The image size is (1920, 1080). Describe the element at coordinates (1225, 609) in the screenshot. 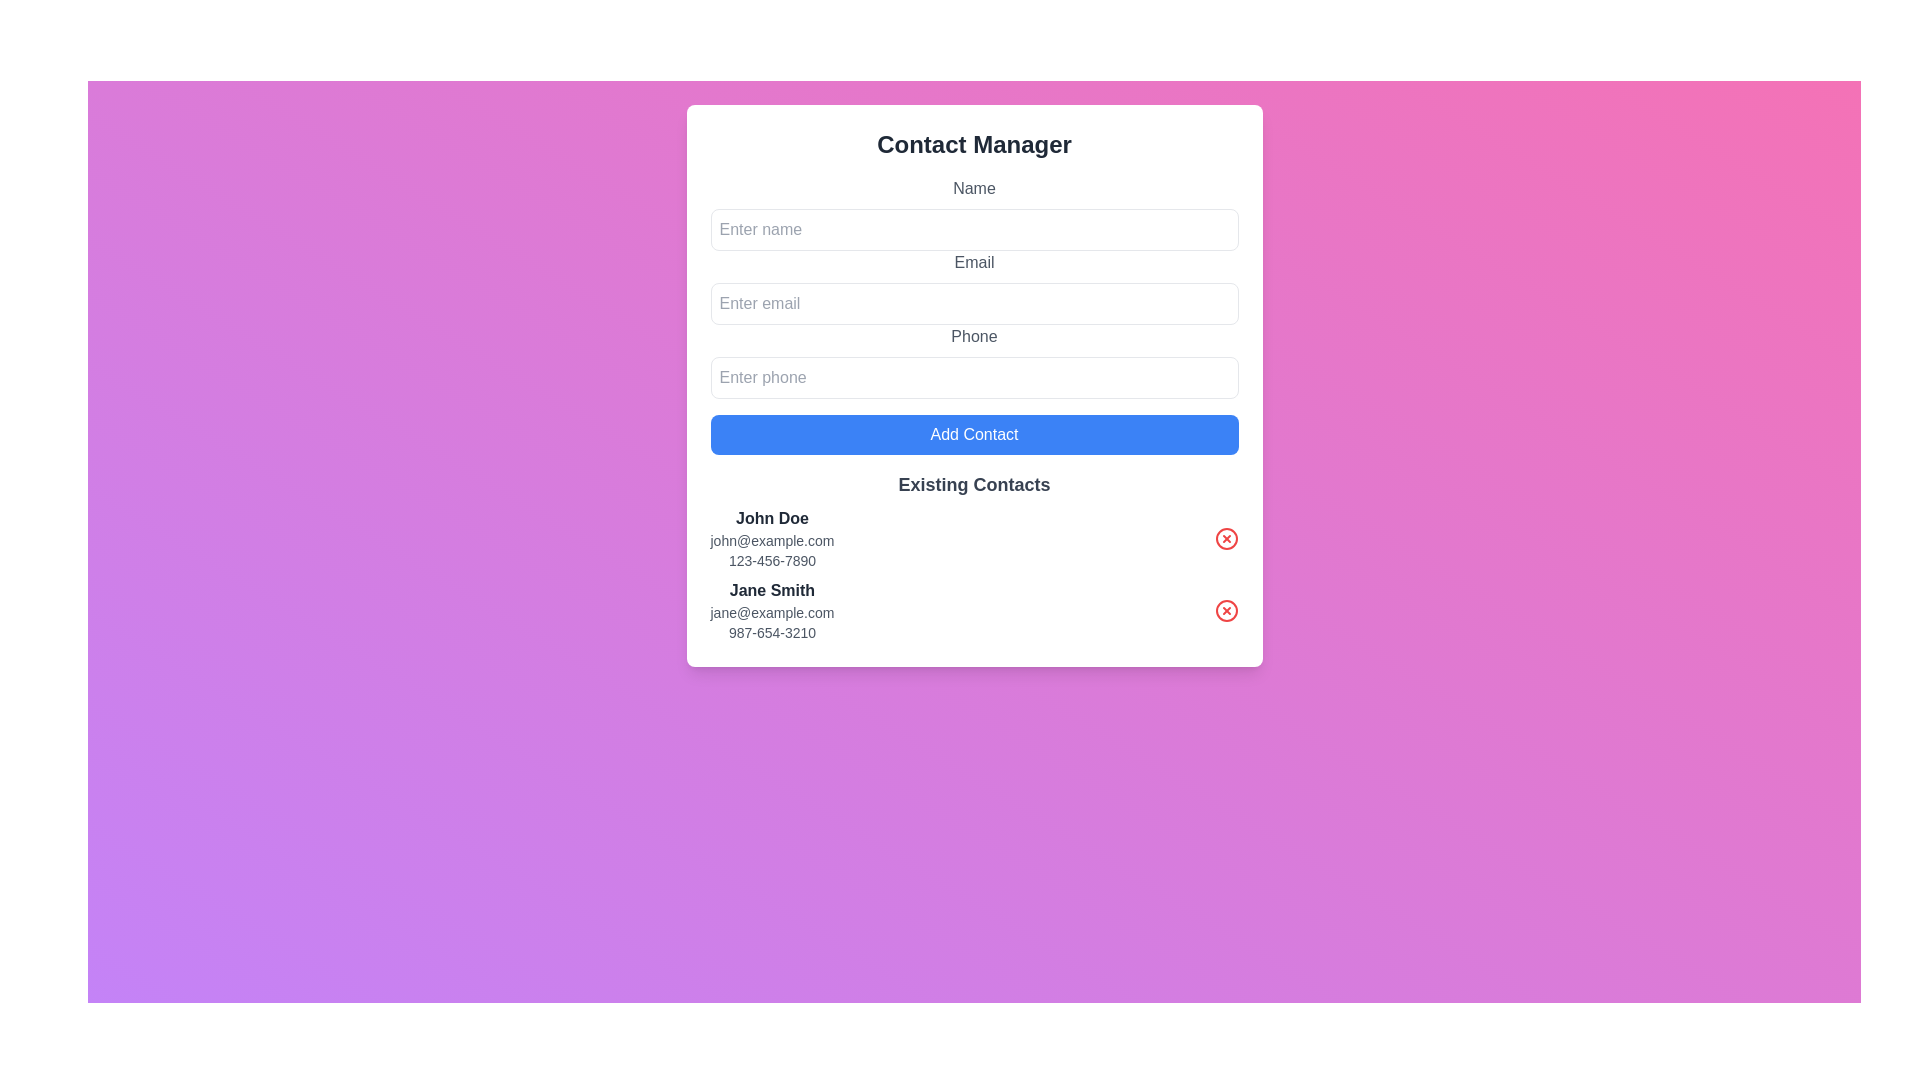

I see `the delete icon button for the contact 'Jane Smith' in the 'Existing Contacts' section` at that location.